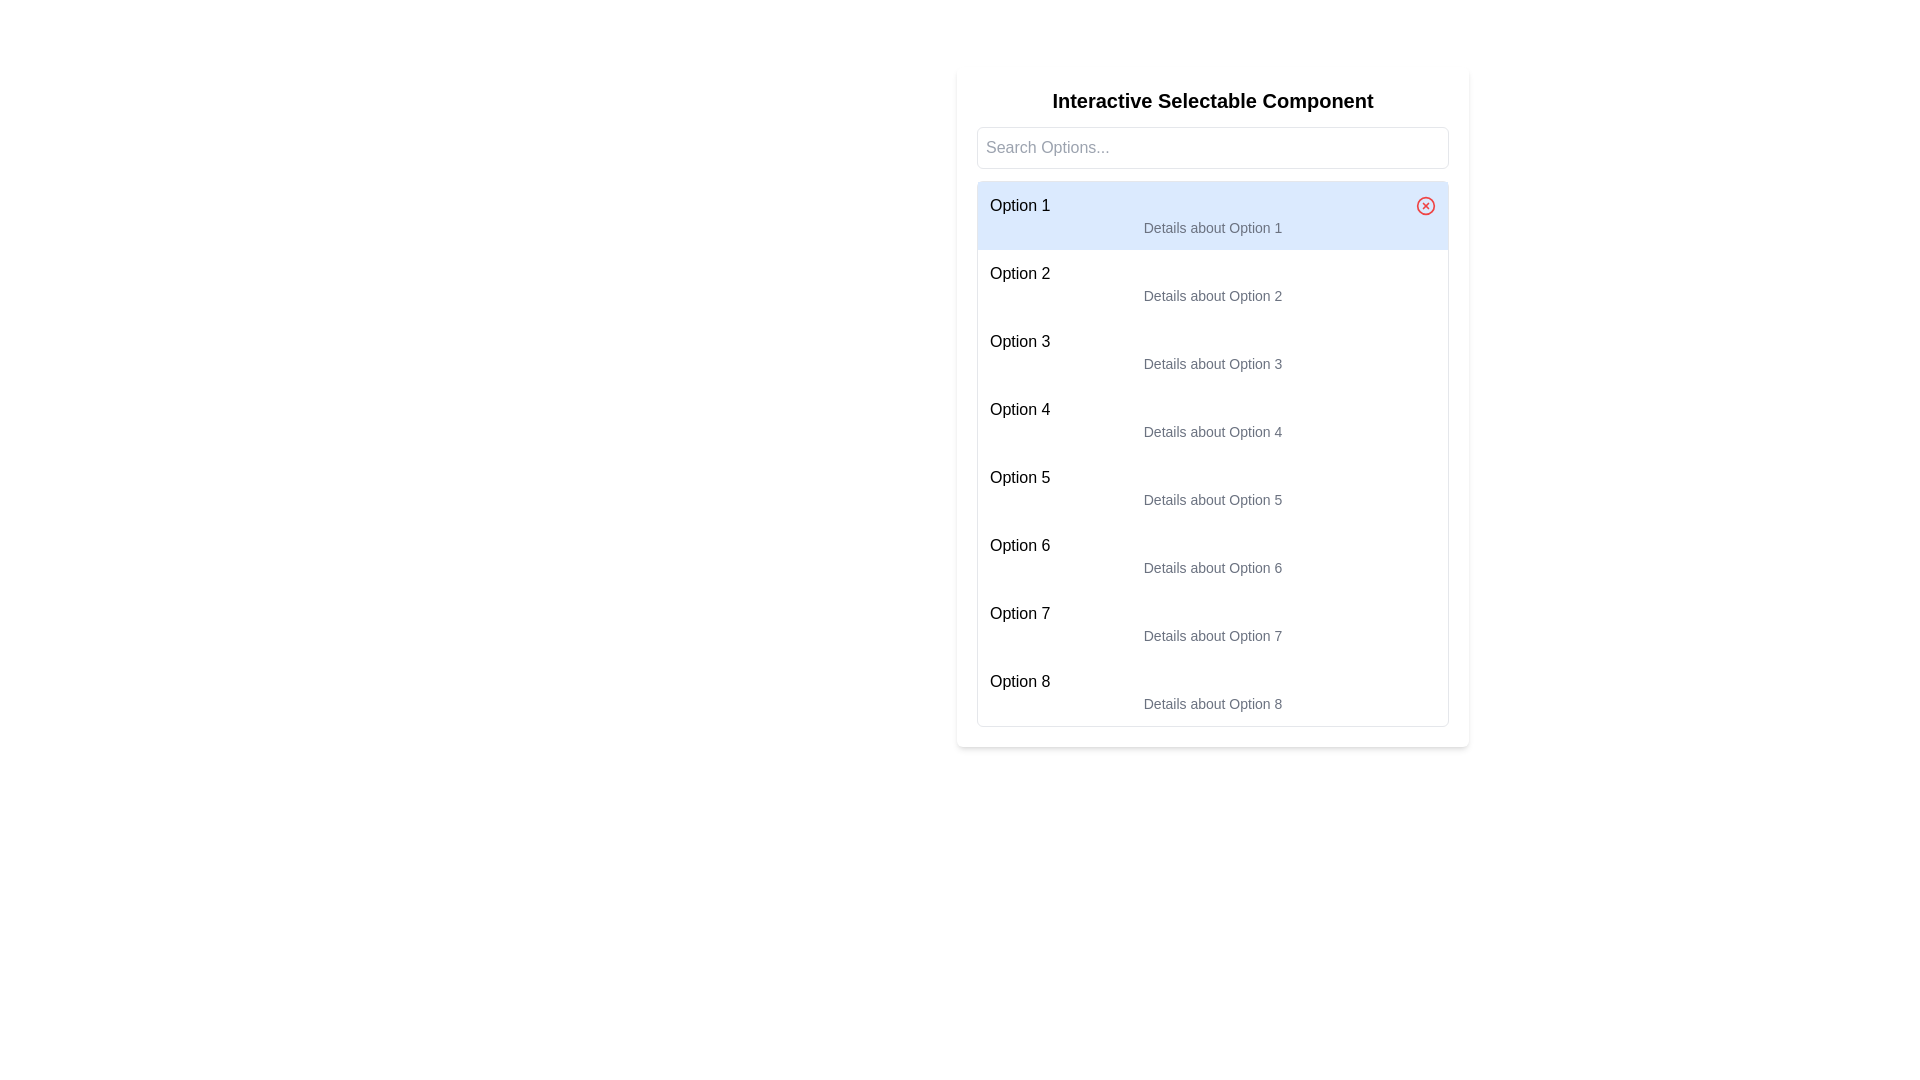 Image resolution: width=1920 pixels, height=1080 pixels. I want to click on the search input box with the placeholder 'Search Options...', so click(1212, 146).